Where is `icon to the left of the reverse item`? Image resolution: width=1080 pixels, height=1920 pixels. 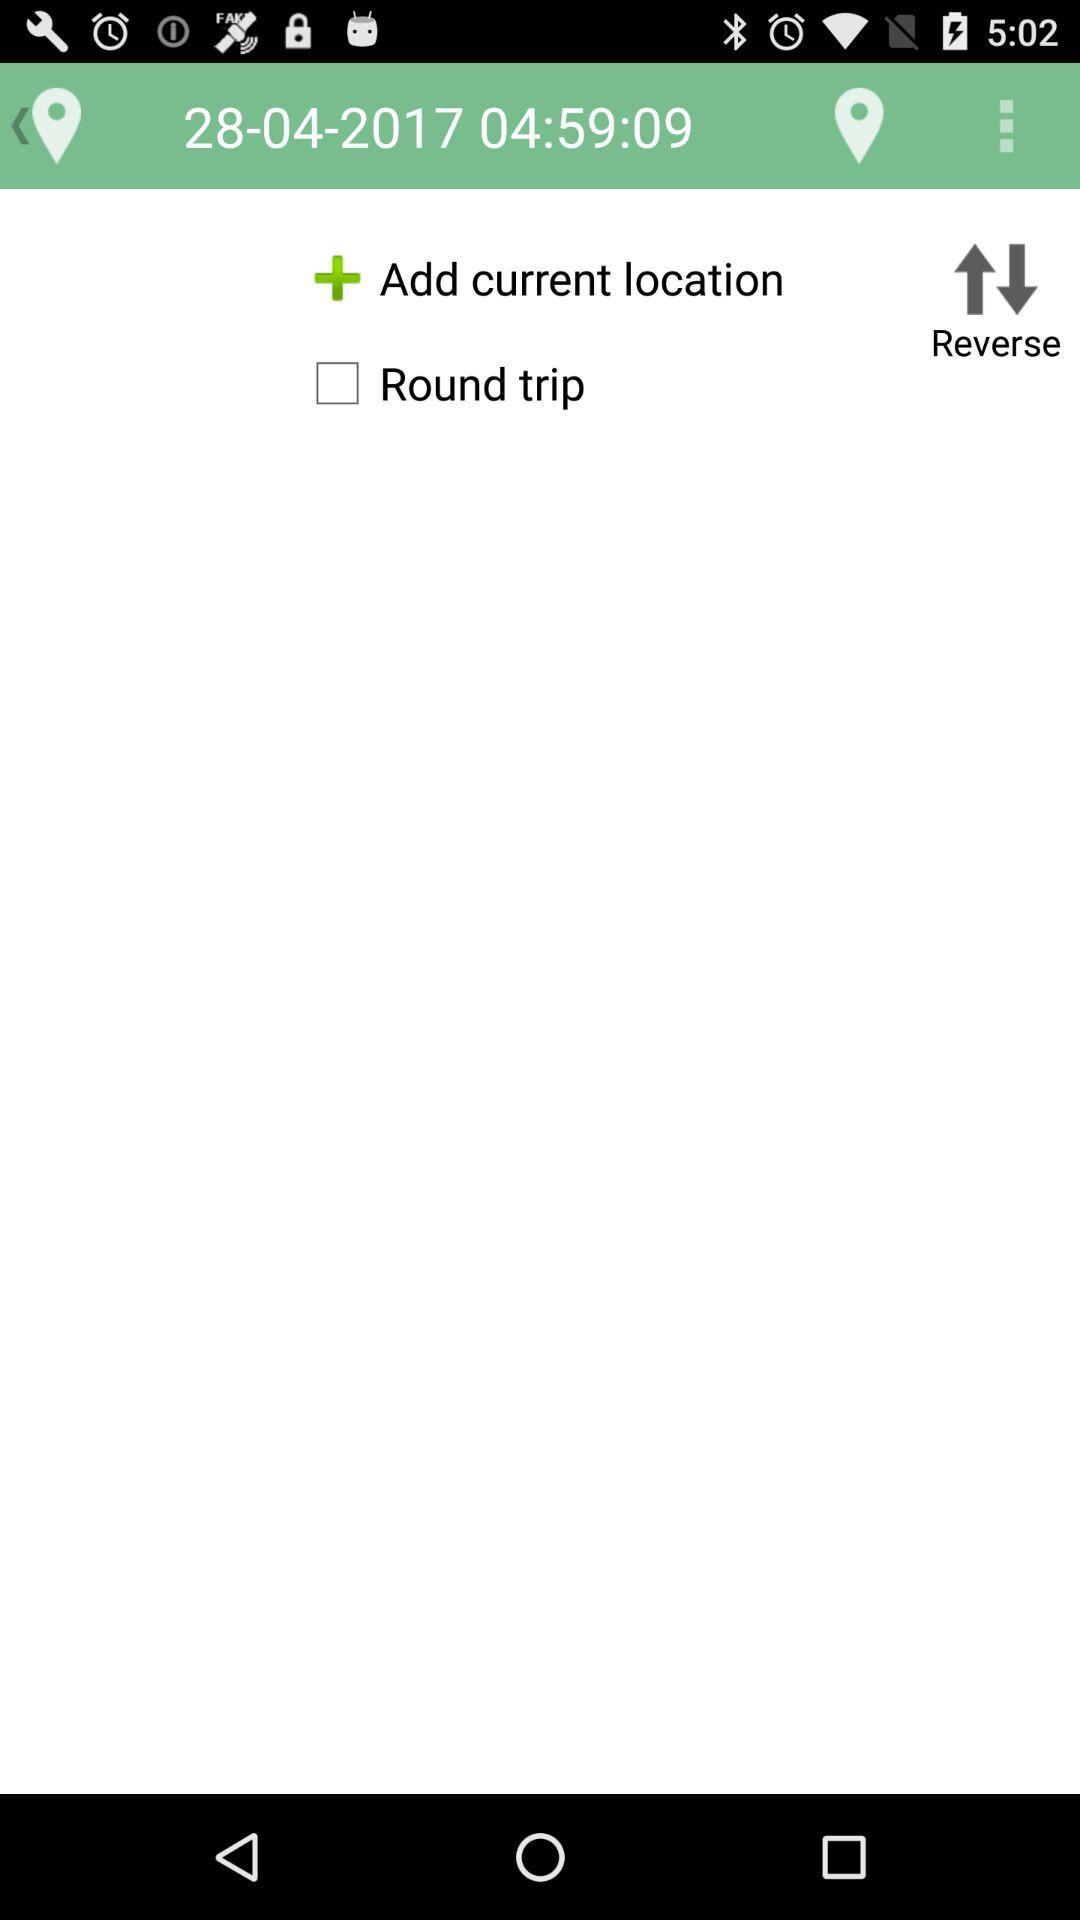
icon to the left of the reverse item is located at coordinates (540, 277).